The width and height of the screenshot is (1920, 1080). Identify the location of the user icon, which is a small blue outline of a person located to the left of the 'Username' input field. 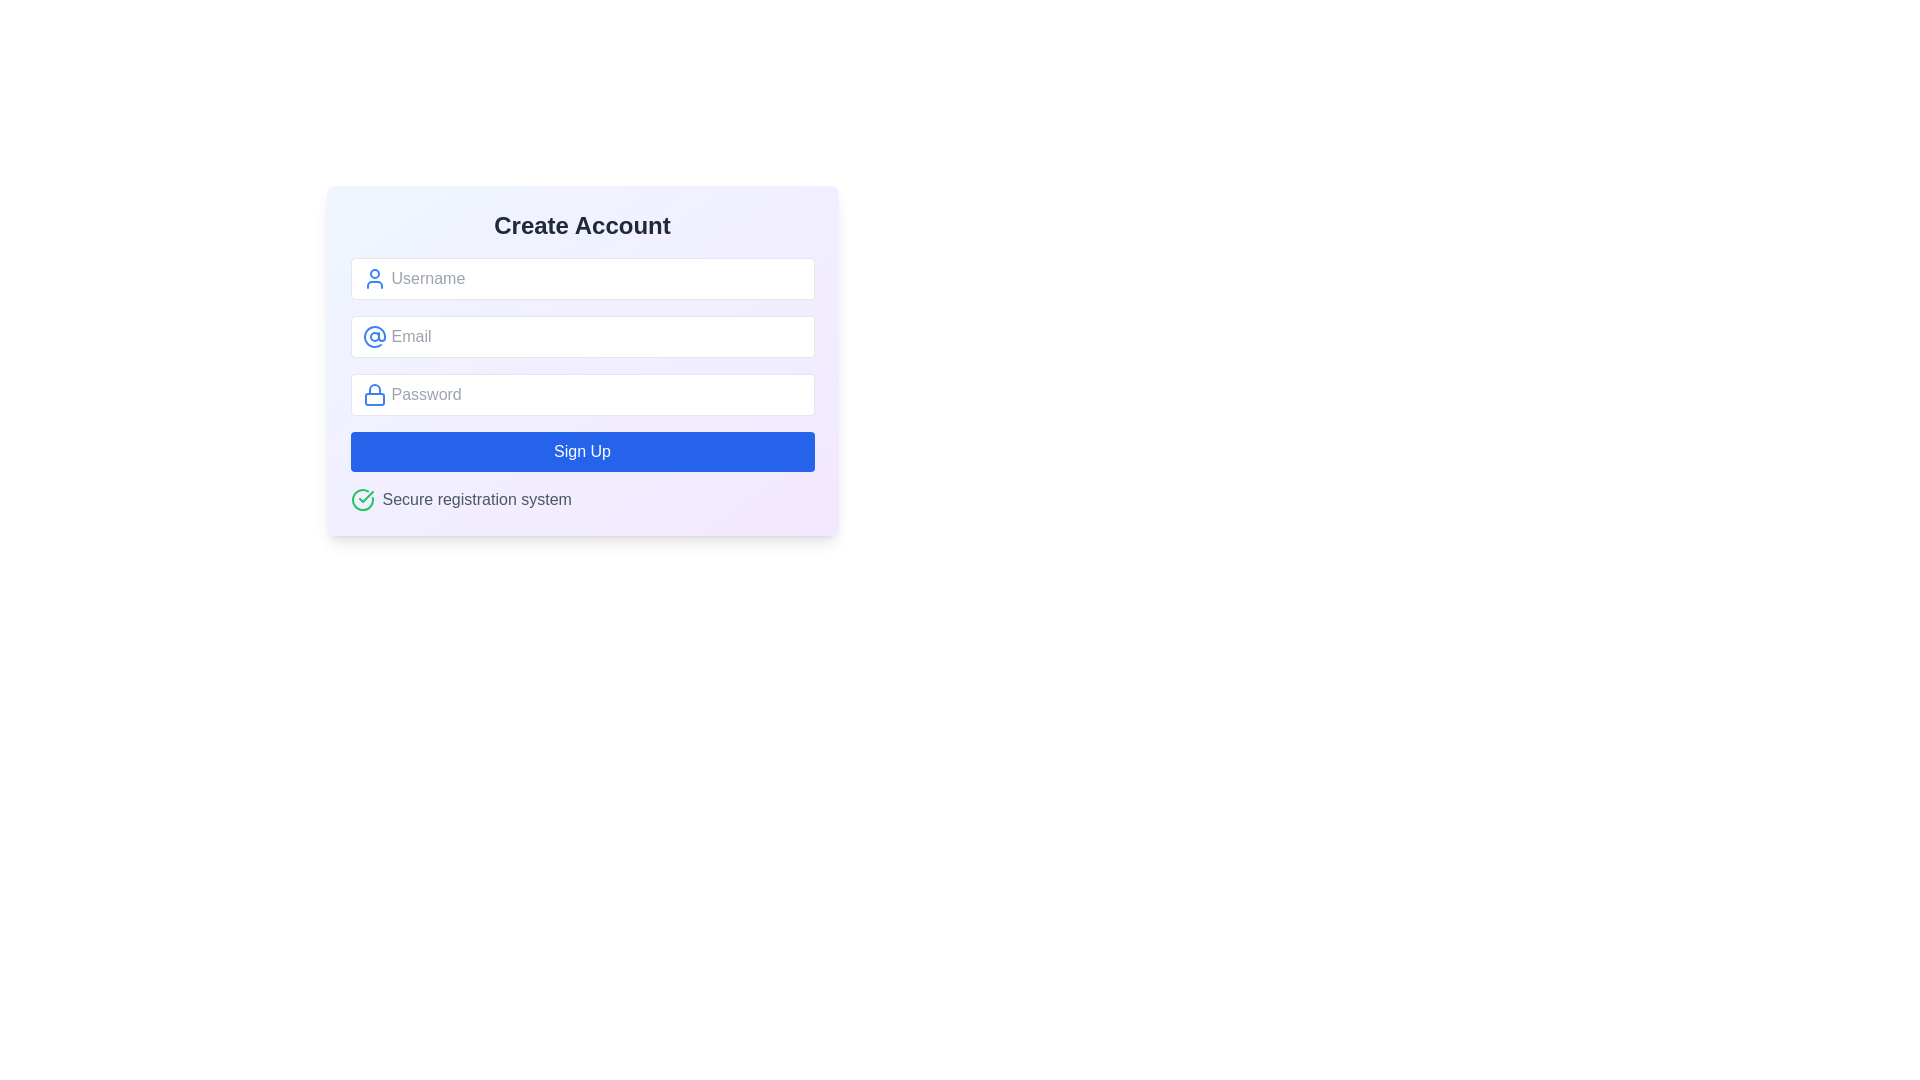
(374, 278).